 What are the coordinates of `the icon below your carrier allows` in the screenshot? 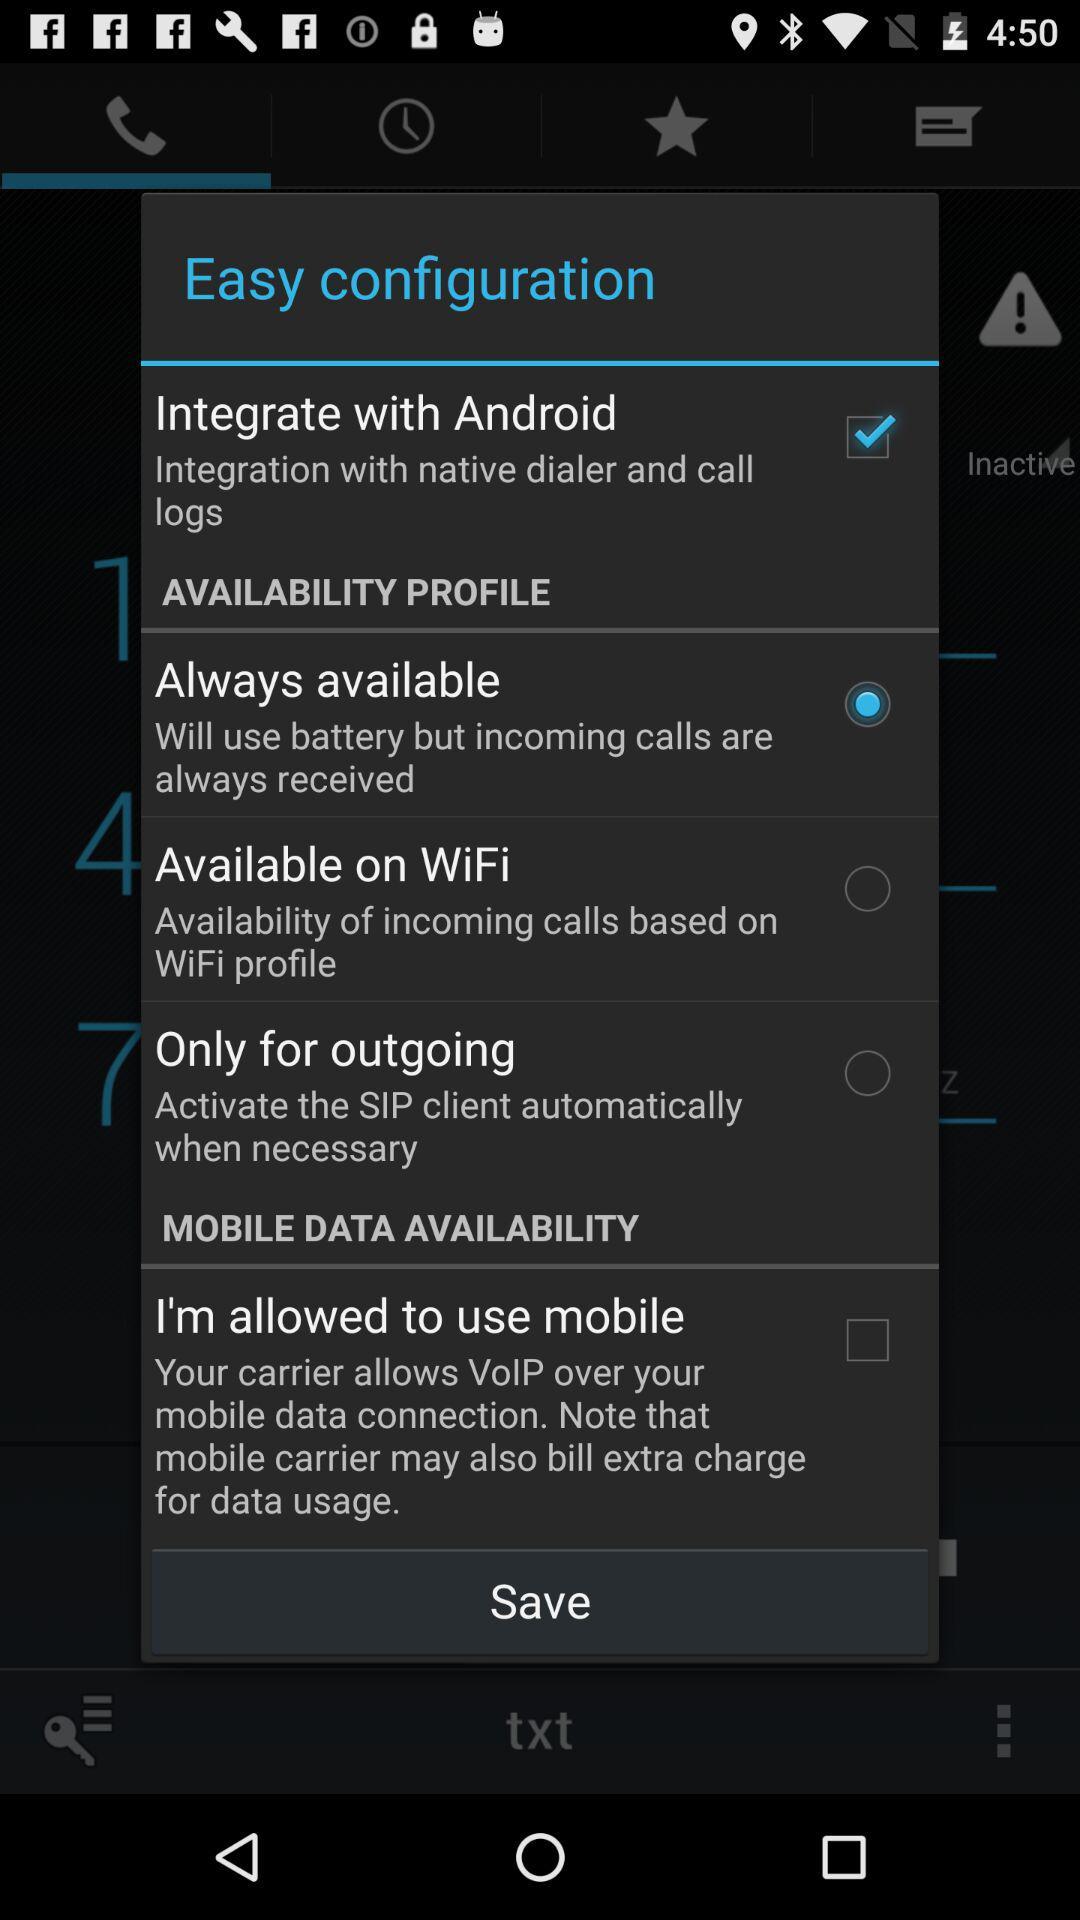 It's located at (540, 1600).